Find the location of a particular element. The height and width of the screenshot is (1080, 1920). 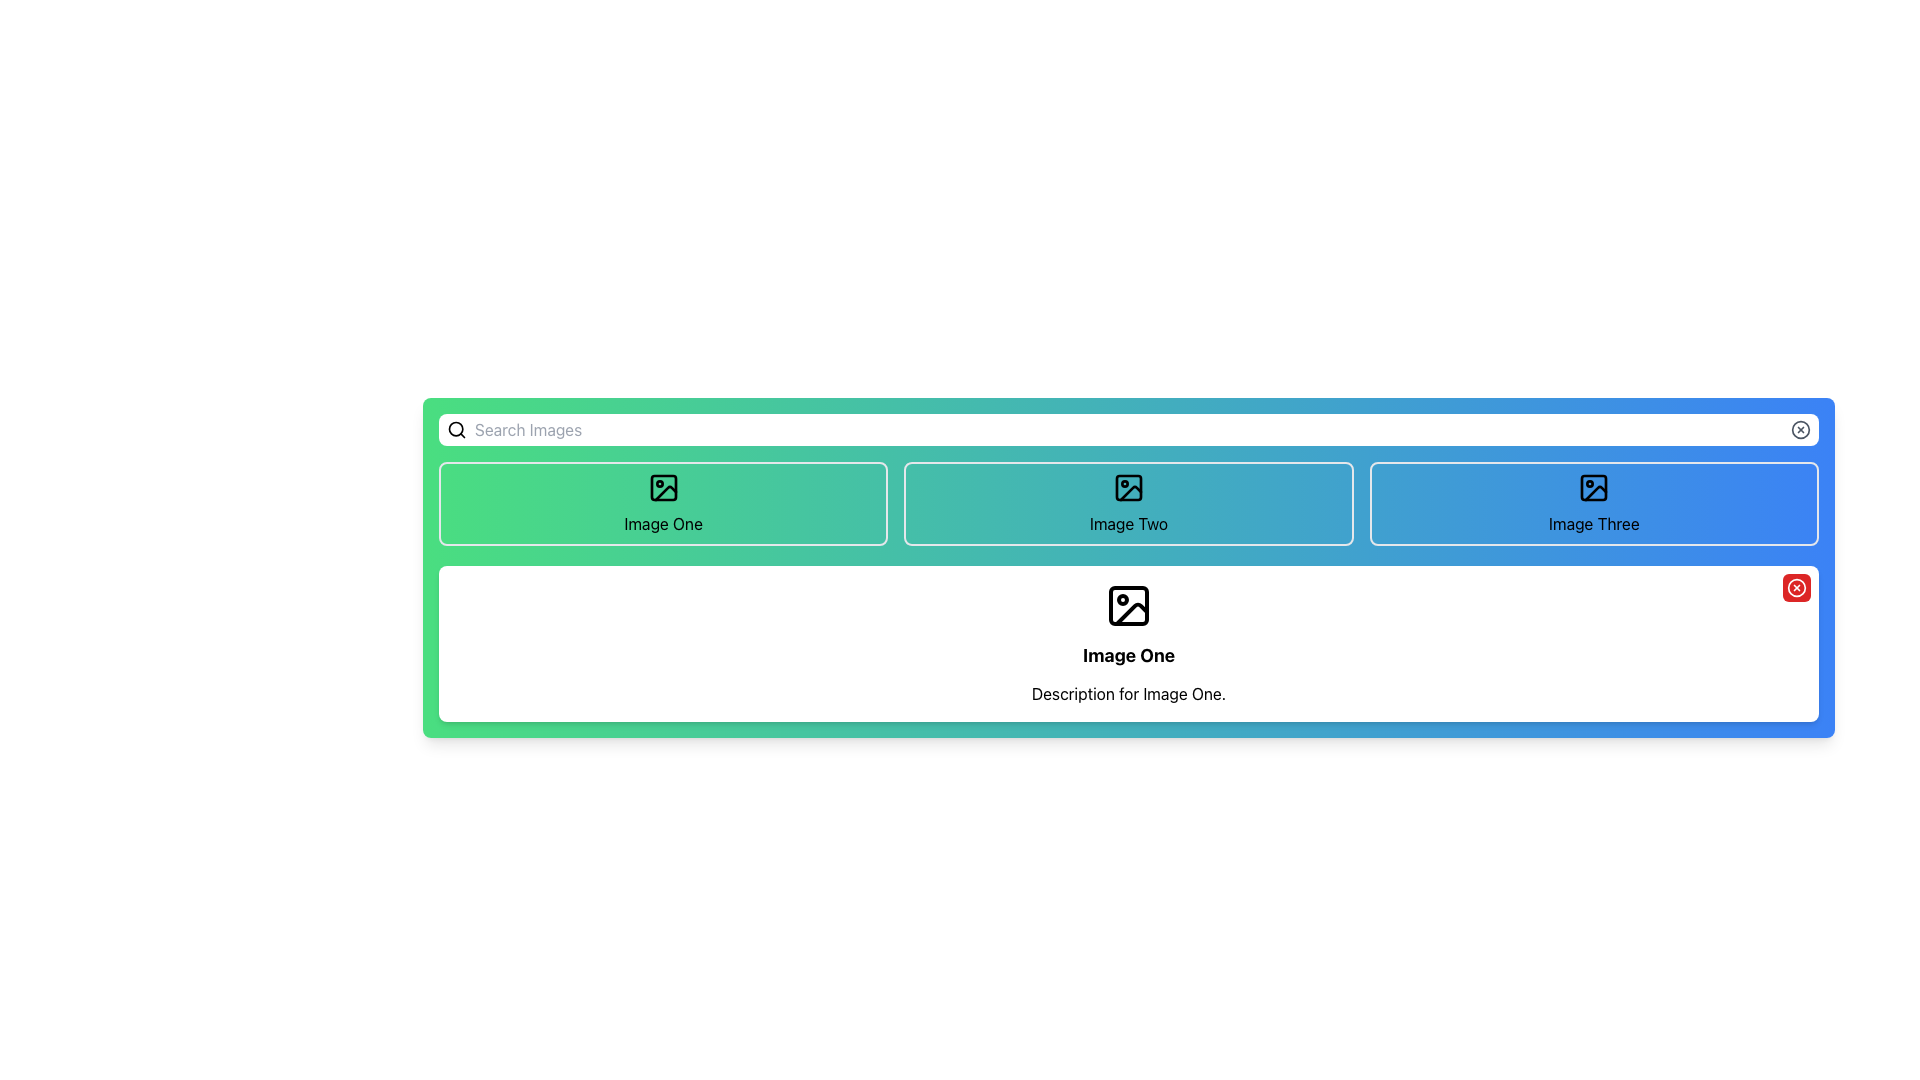

the small circular gray button in the top-right corner of the search bar to clear the text is located at coordinates (1800, 428).